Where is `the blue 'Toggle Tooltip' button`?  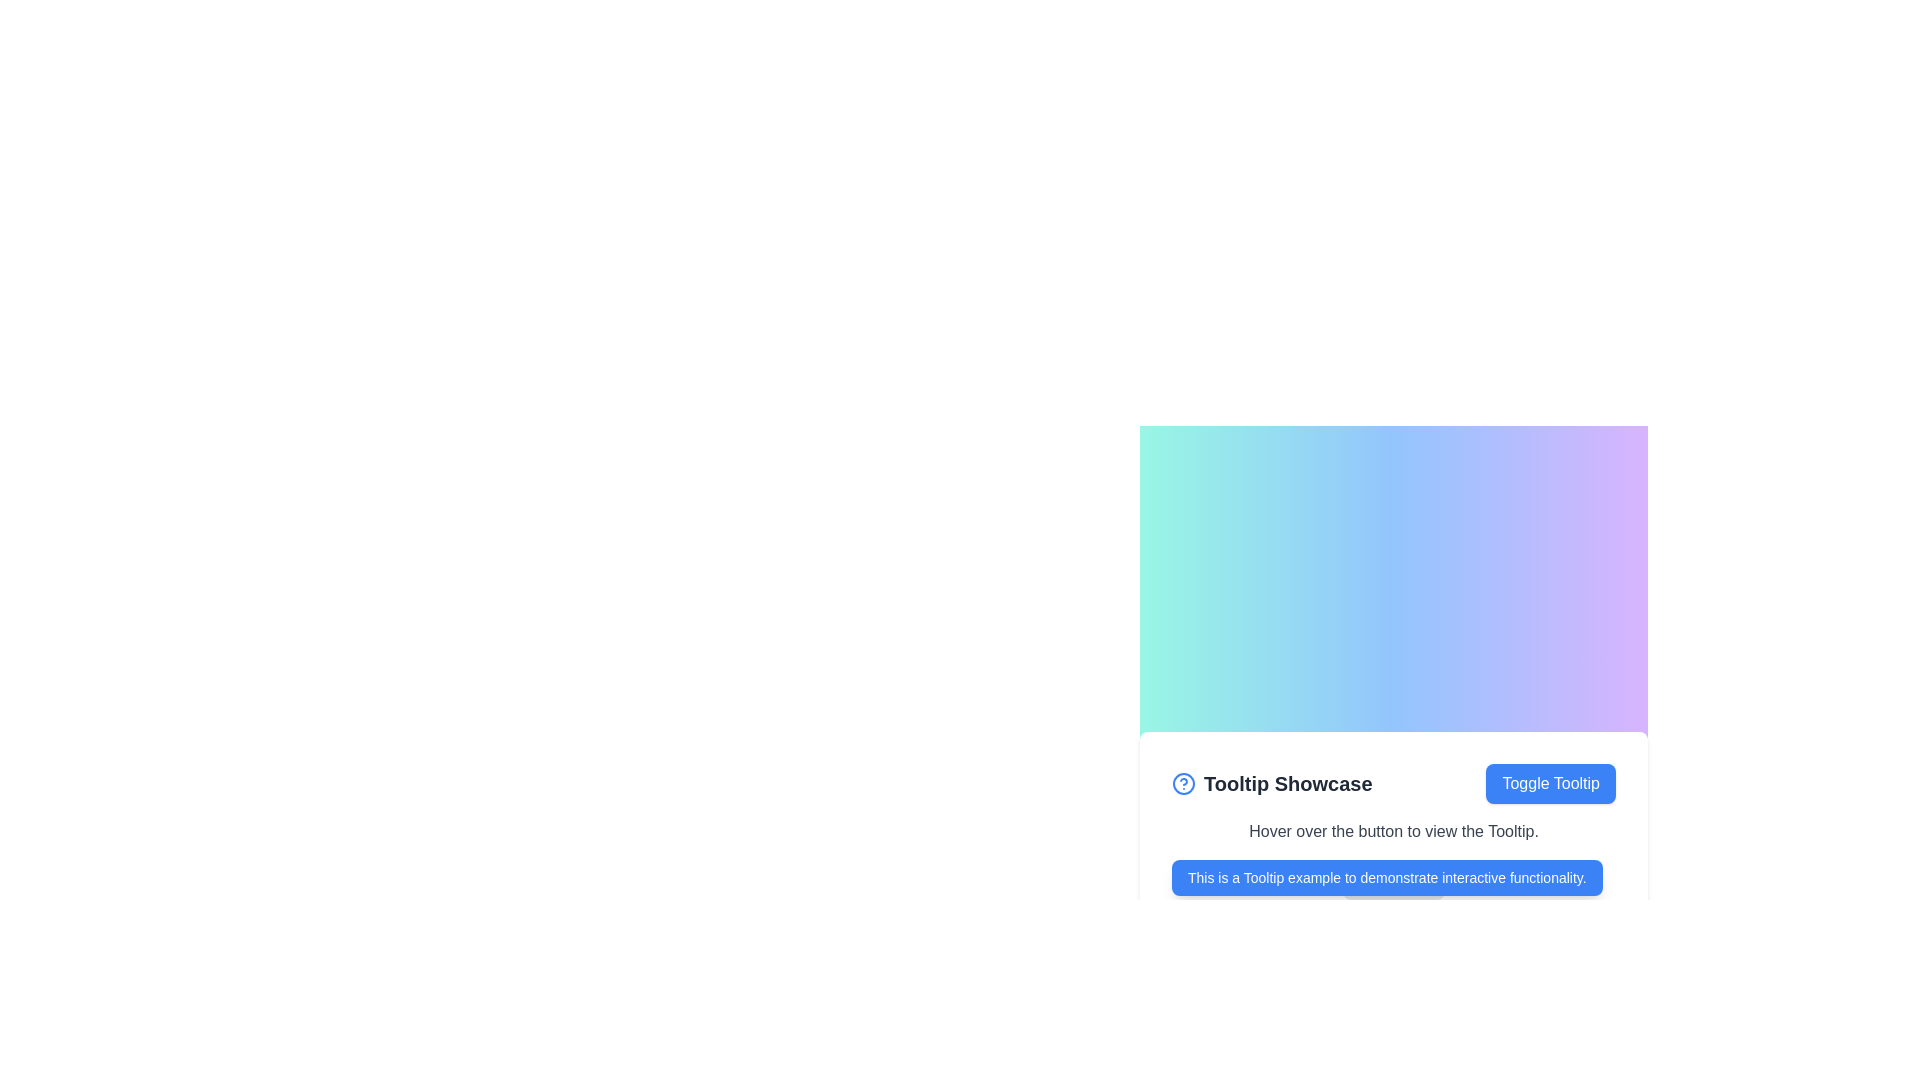 the blue 'Toggle Tooltip' button is located at coordinates (1550, 782).